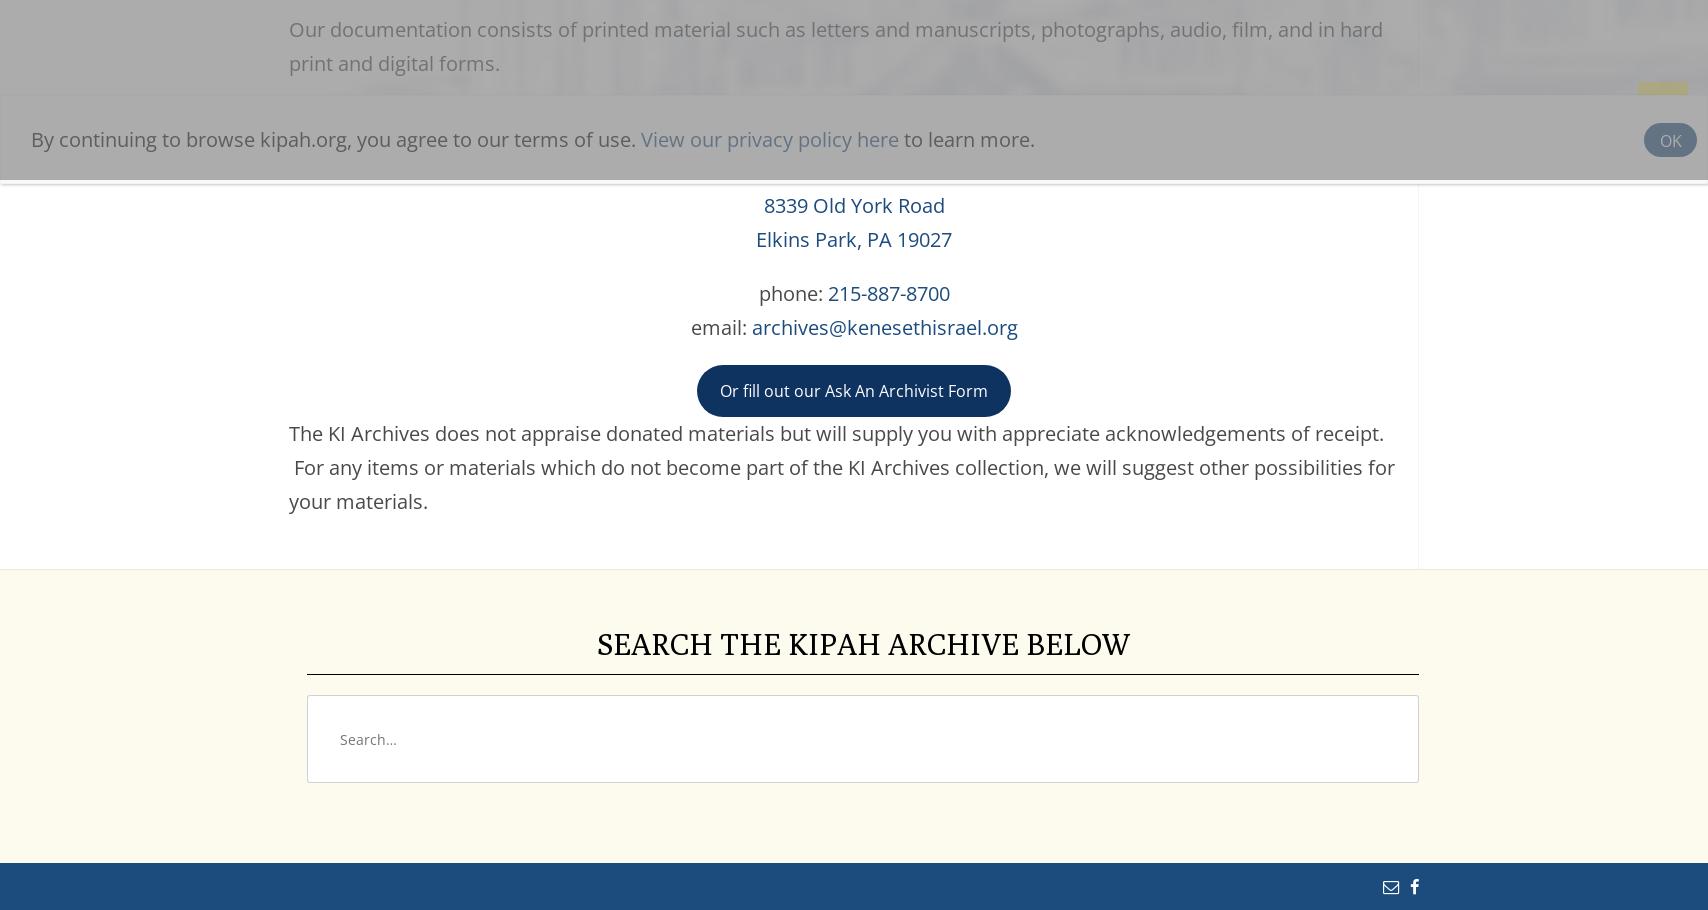 The height and width of the screenshot is (910, 1708). What do you see at coordinates (854, 239) in the screenshot?
I see `'Elkins Park, PA 19027'` at bounding box center [854, 239].